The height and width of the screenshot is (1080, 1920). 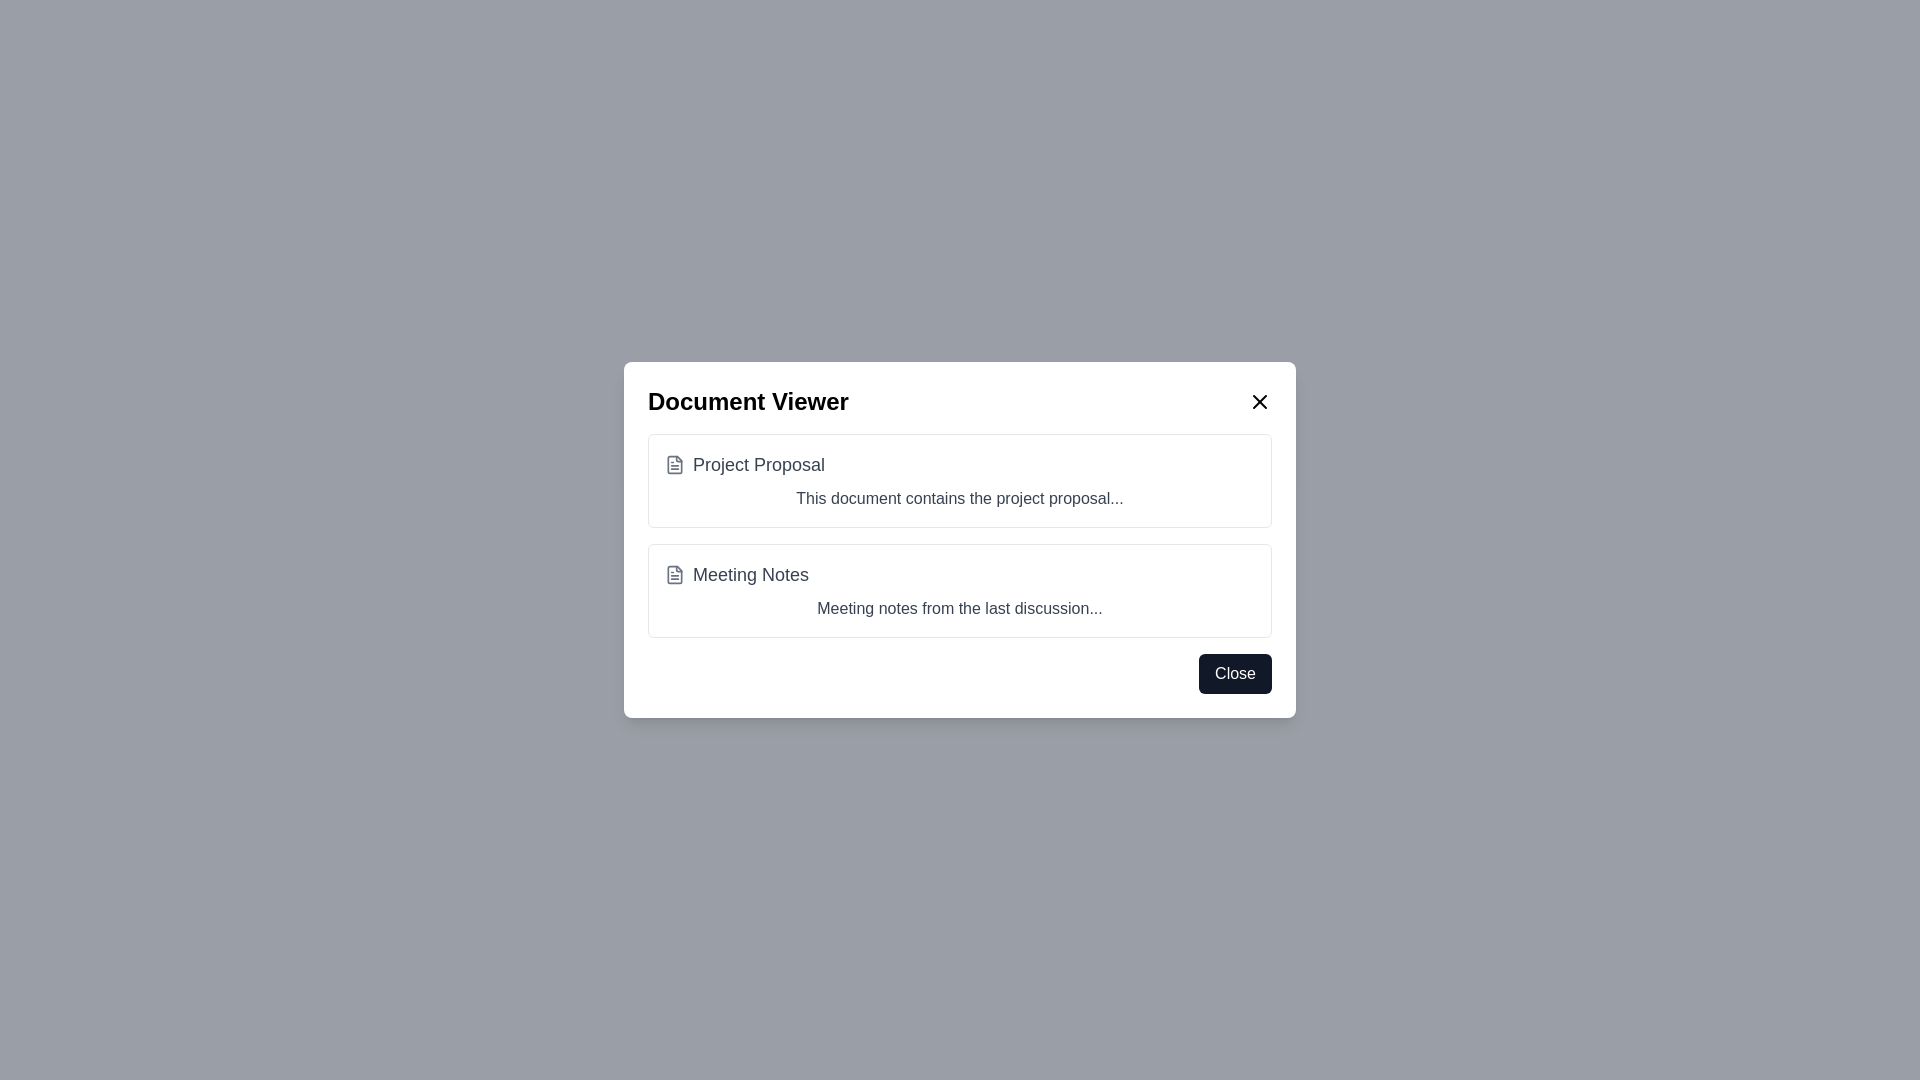 What do you see at coordinates (960, 497) in the screenshot?
I see `the text display element that shows 'This document contains the project proposal...' positioned under the 'Project Proposal' heading` at bounding box center [960, 497].